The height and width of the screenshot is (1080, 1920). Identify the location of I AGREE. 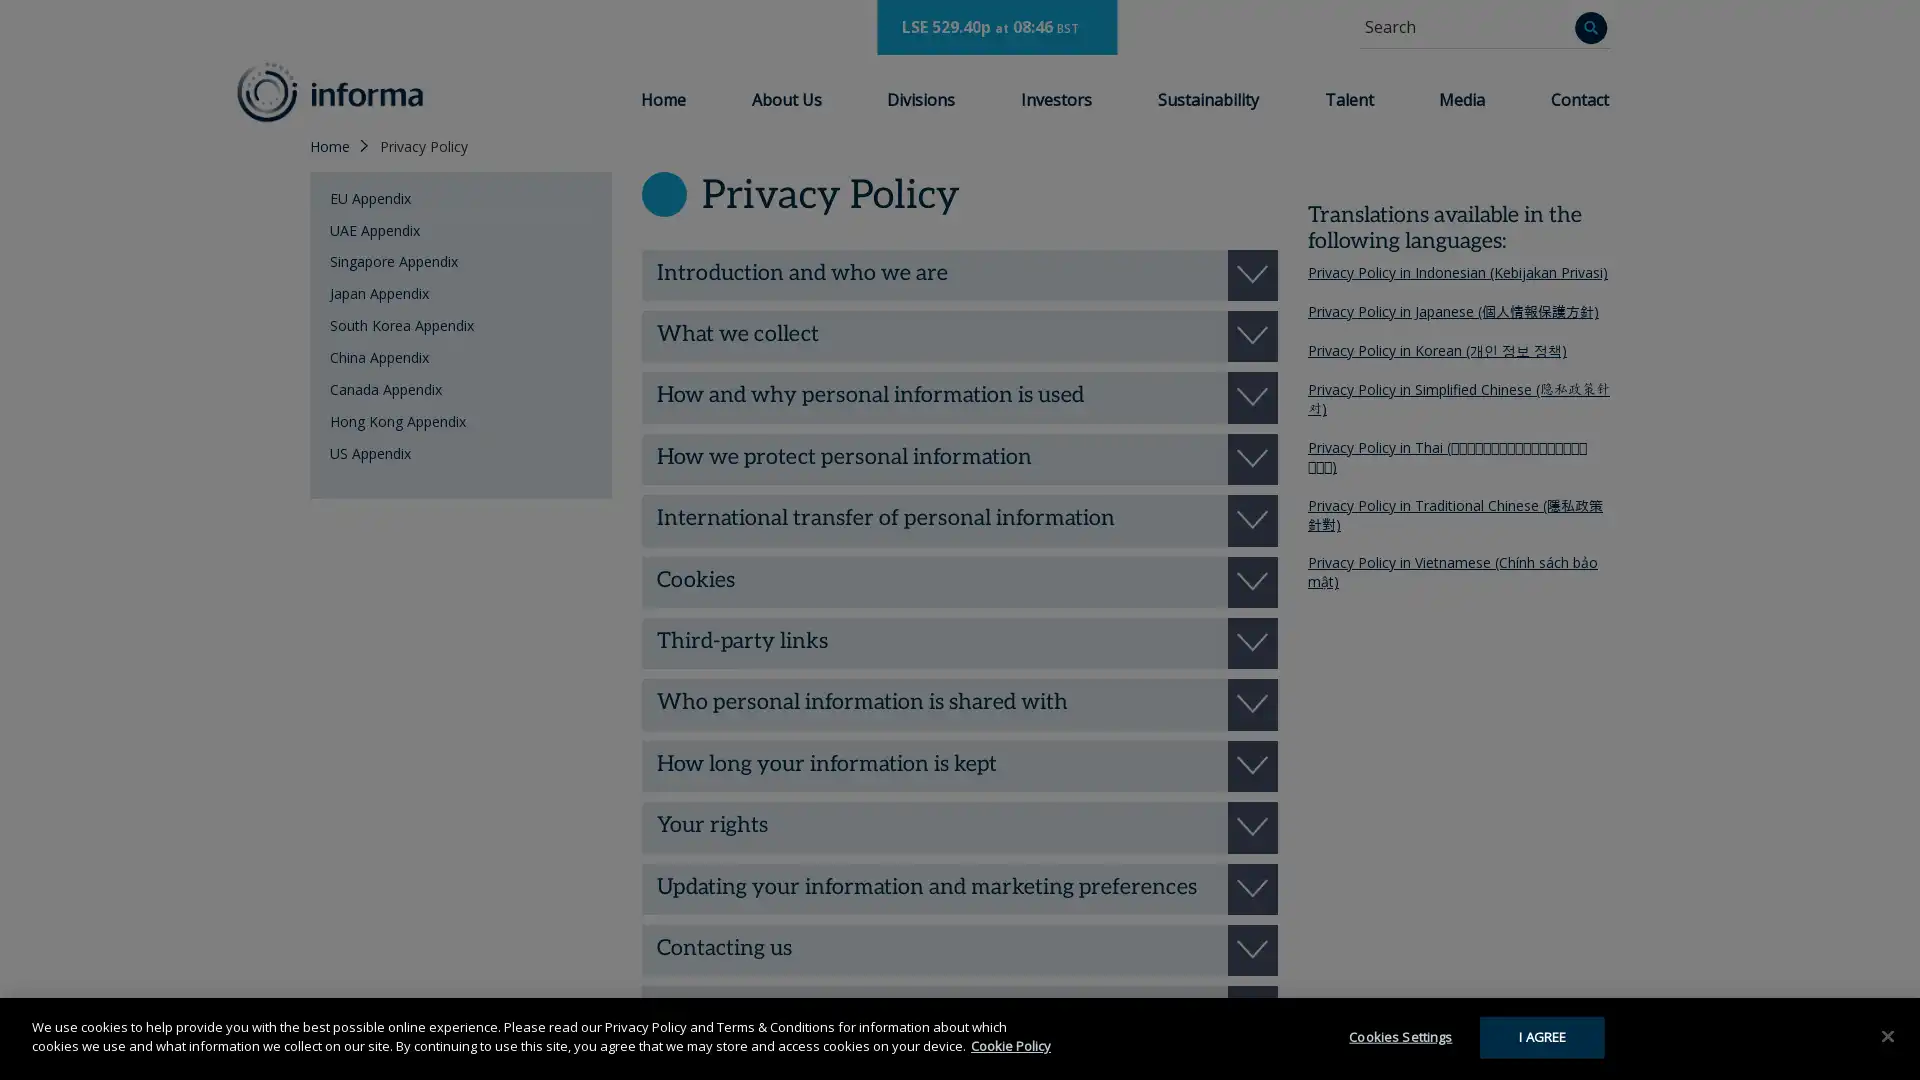
(1541, 1036).